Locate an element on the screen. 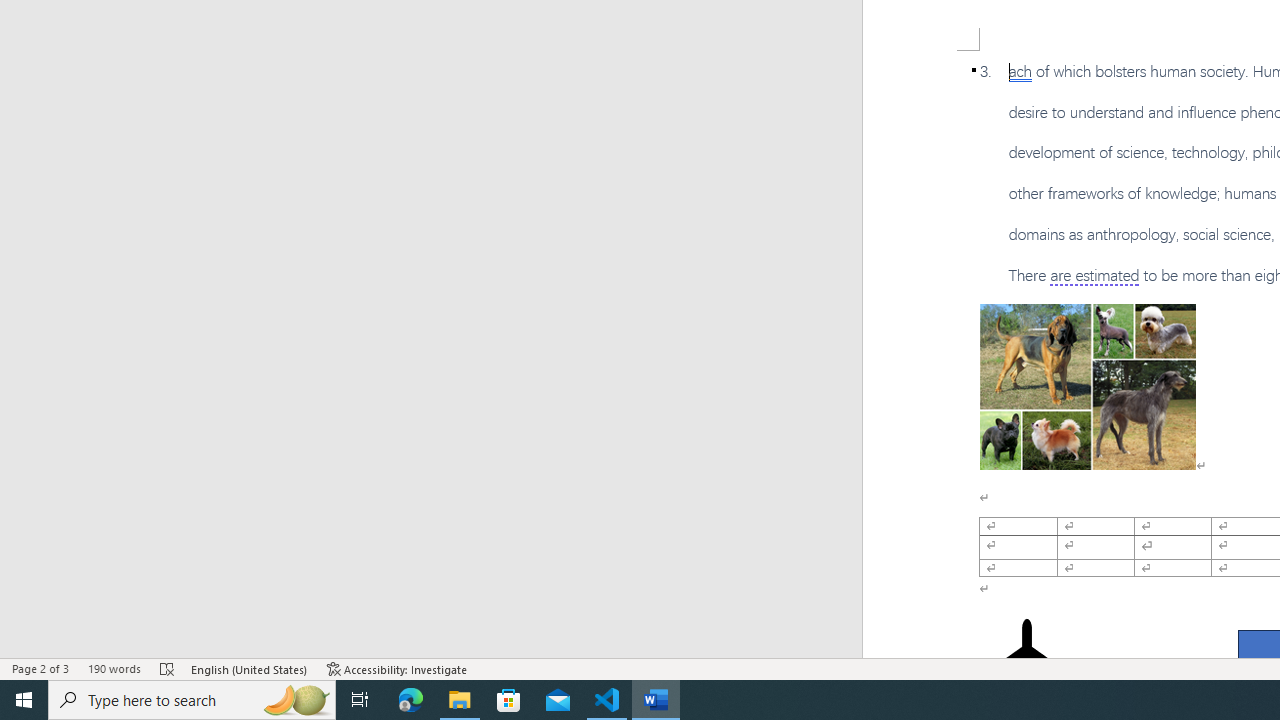 This screenshot has height=720, width=1280. 'Page Number Page 2 of 3' is located at coordinates (40, 669).